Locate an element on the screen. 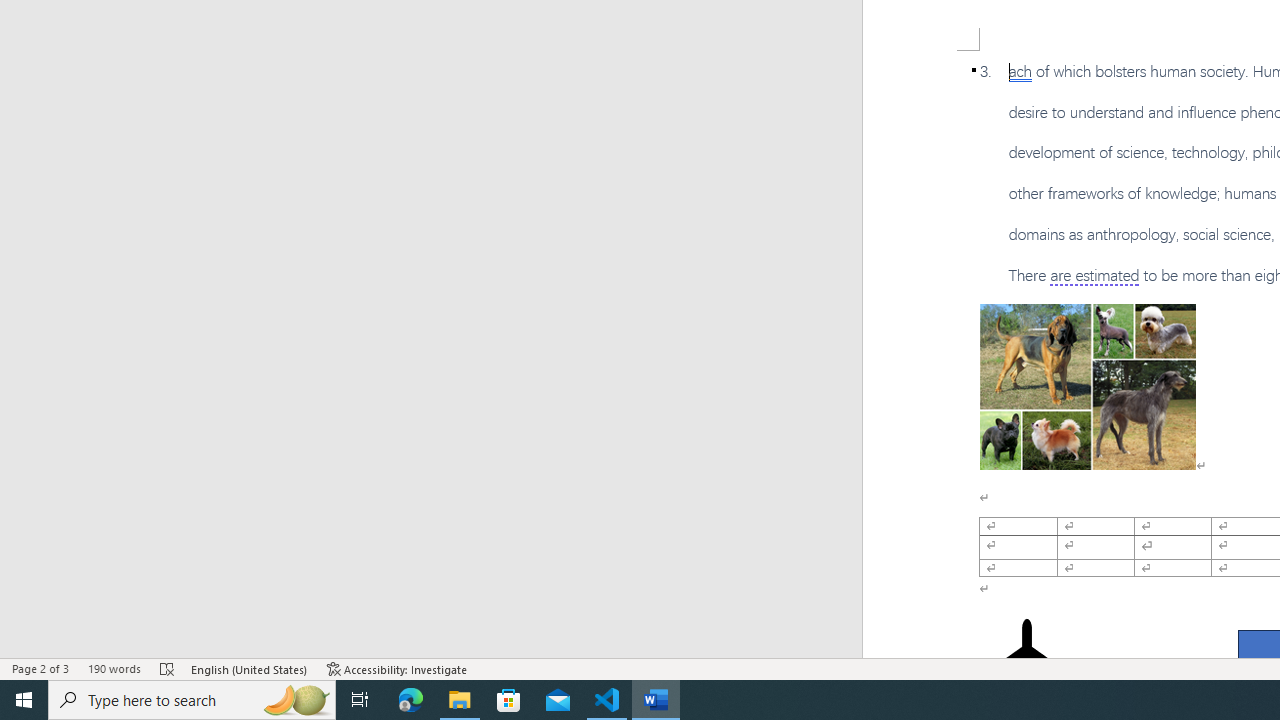 This screenshot has height=720, width=1280. 'Page Number Page 2 of 3' is located at coordinates (40, 669).